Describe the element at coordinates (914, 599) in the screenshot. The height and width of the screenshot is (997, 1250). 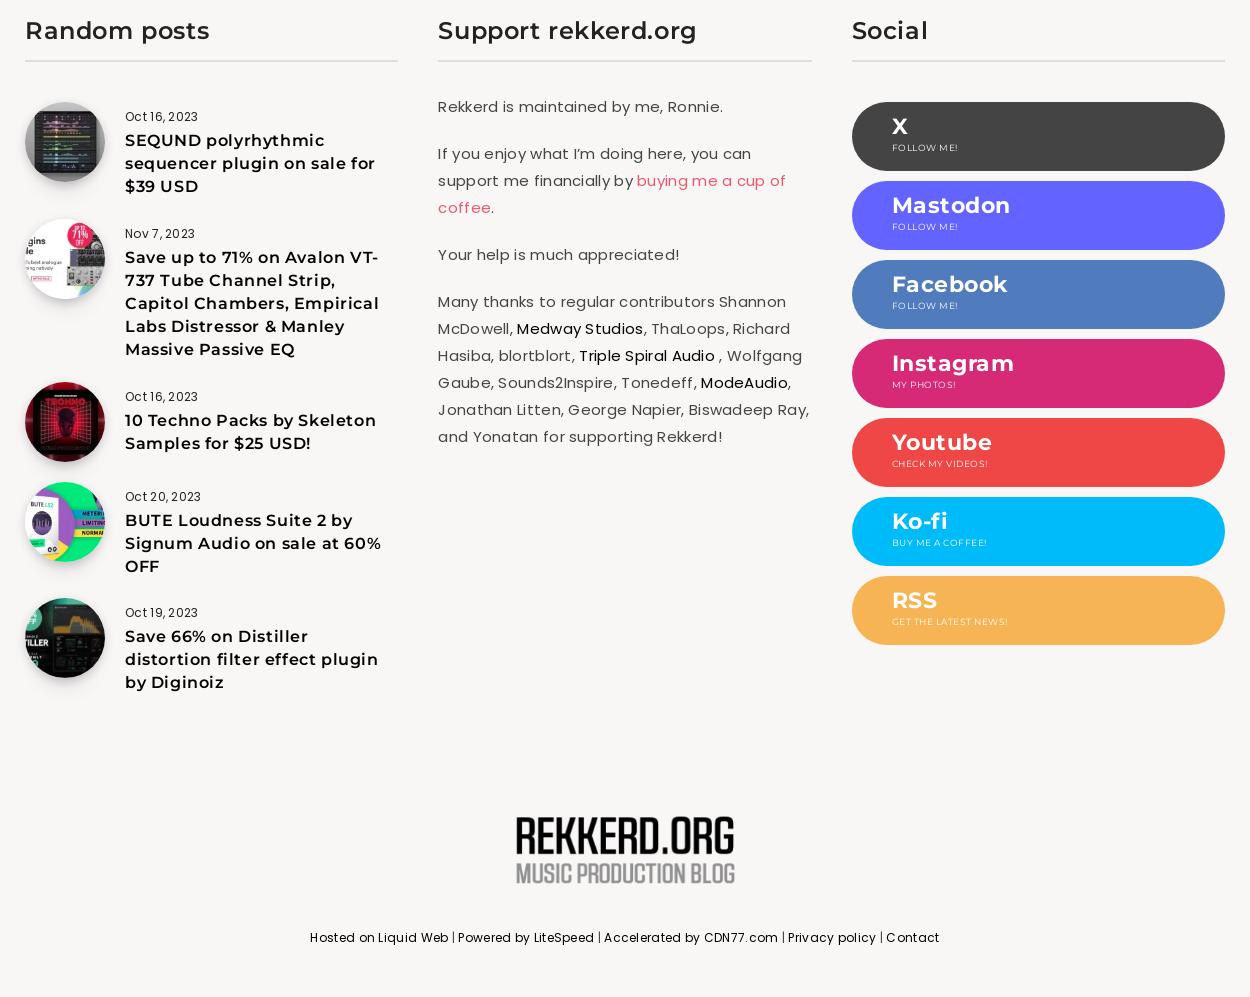
I see `'RSS'` at that location.